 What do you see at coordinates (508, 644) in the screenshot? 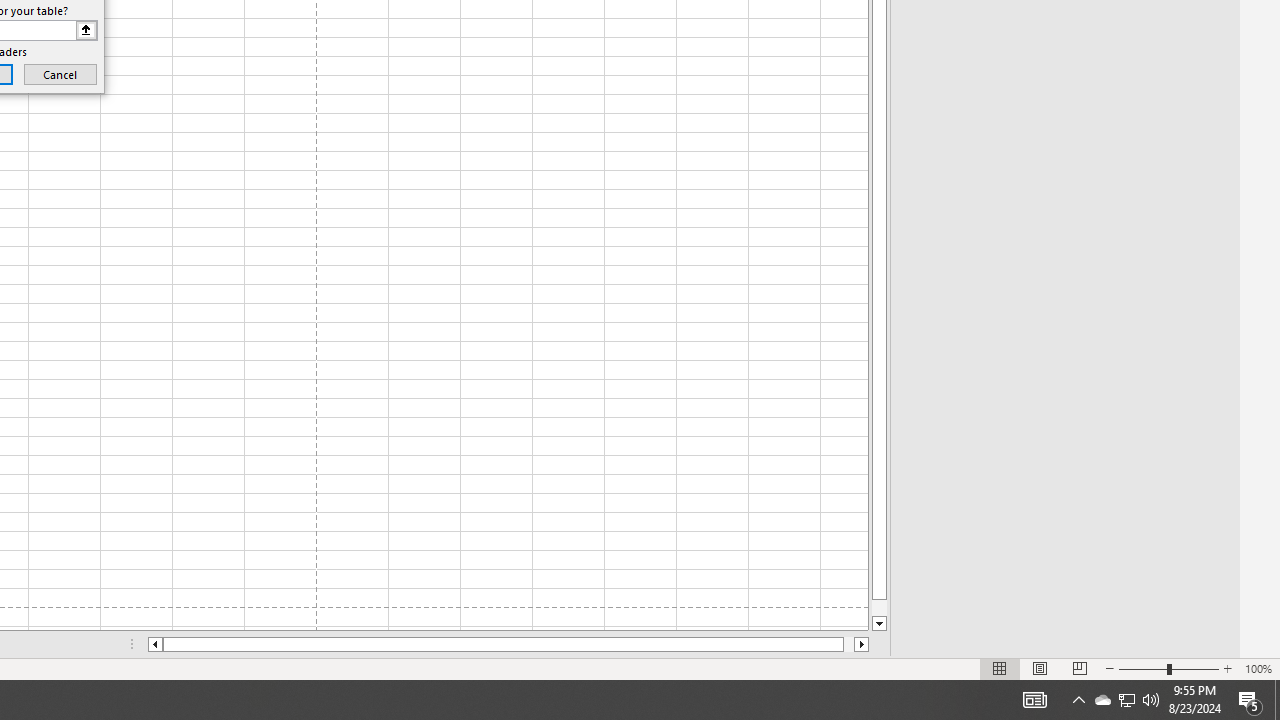
I see `'Class: NetUIScrollBar'` at bounding box center [508, 644].